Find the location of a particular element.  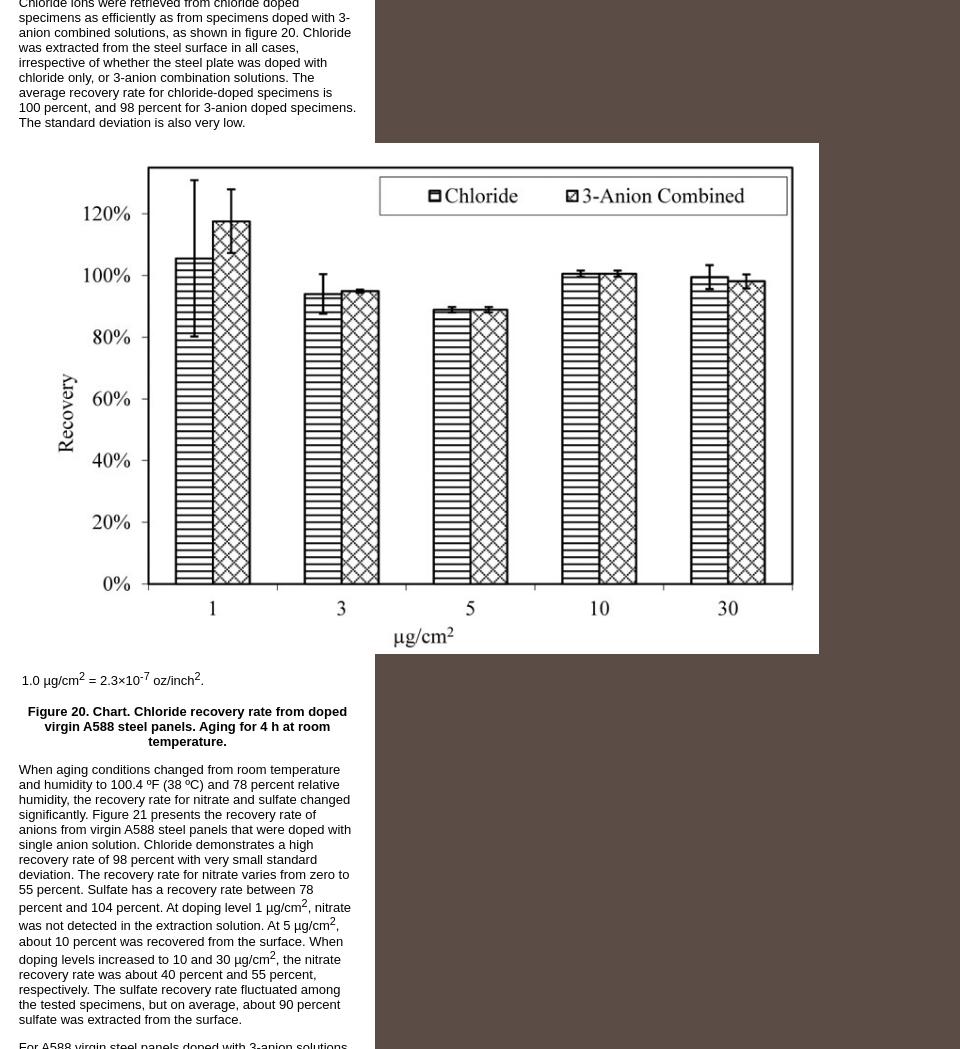

'1.0 µg/cm' is located at coordinates (20, 679).